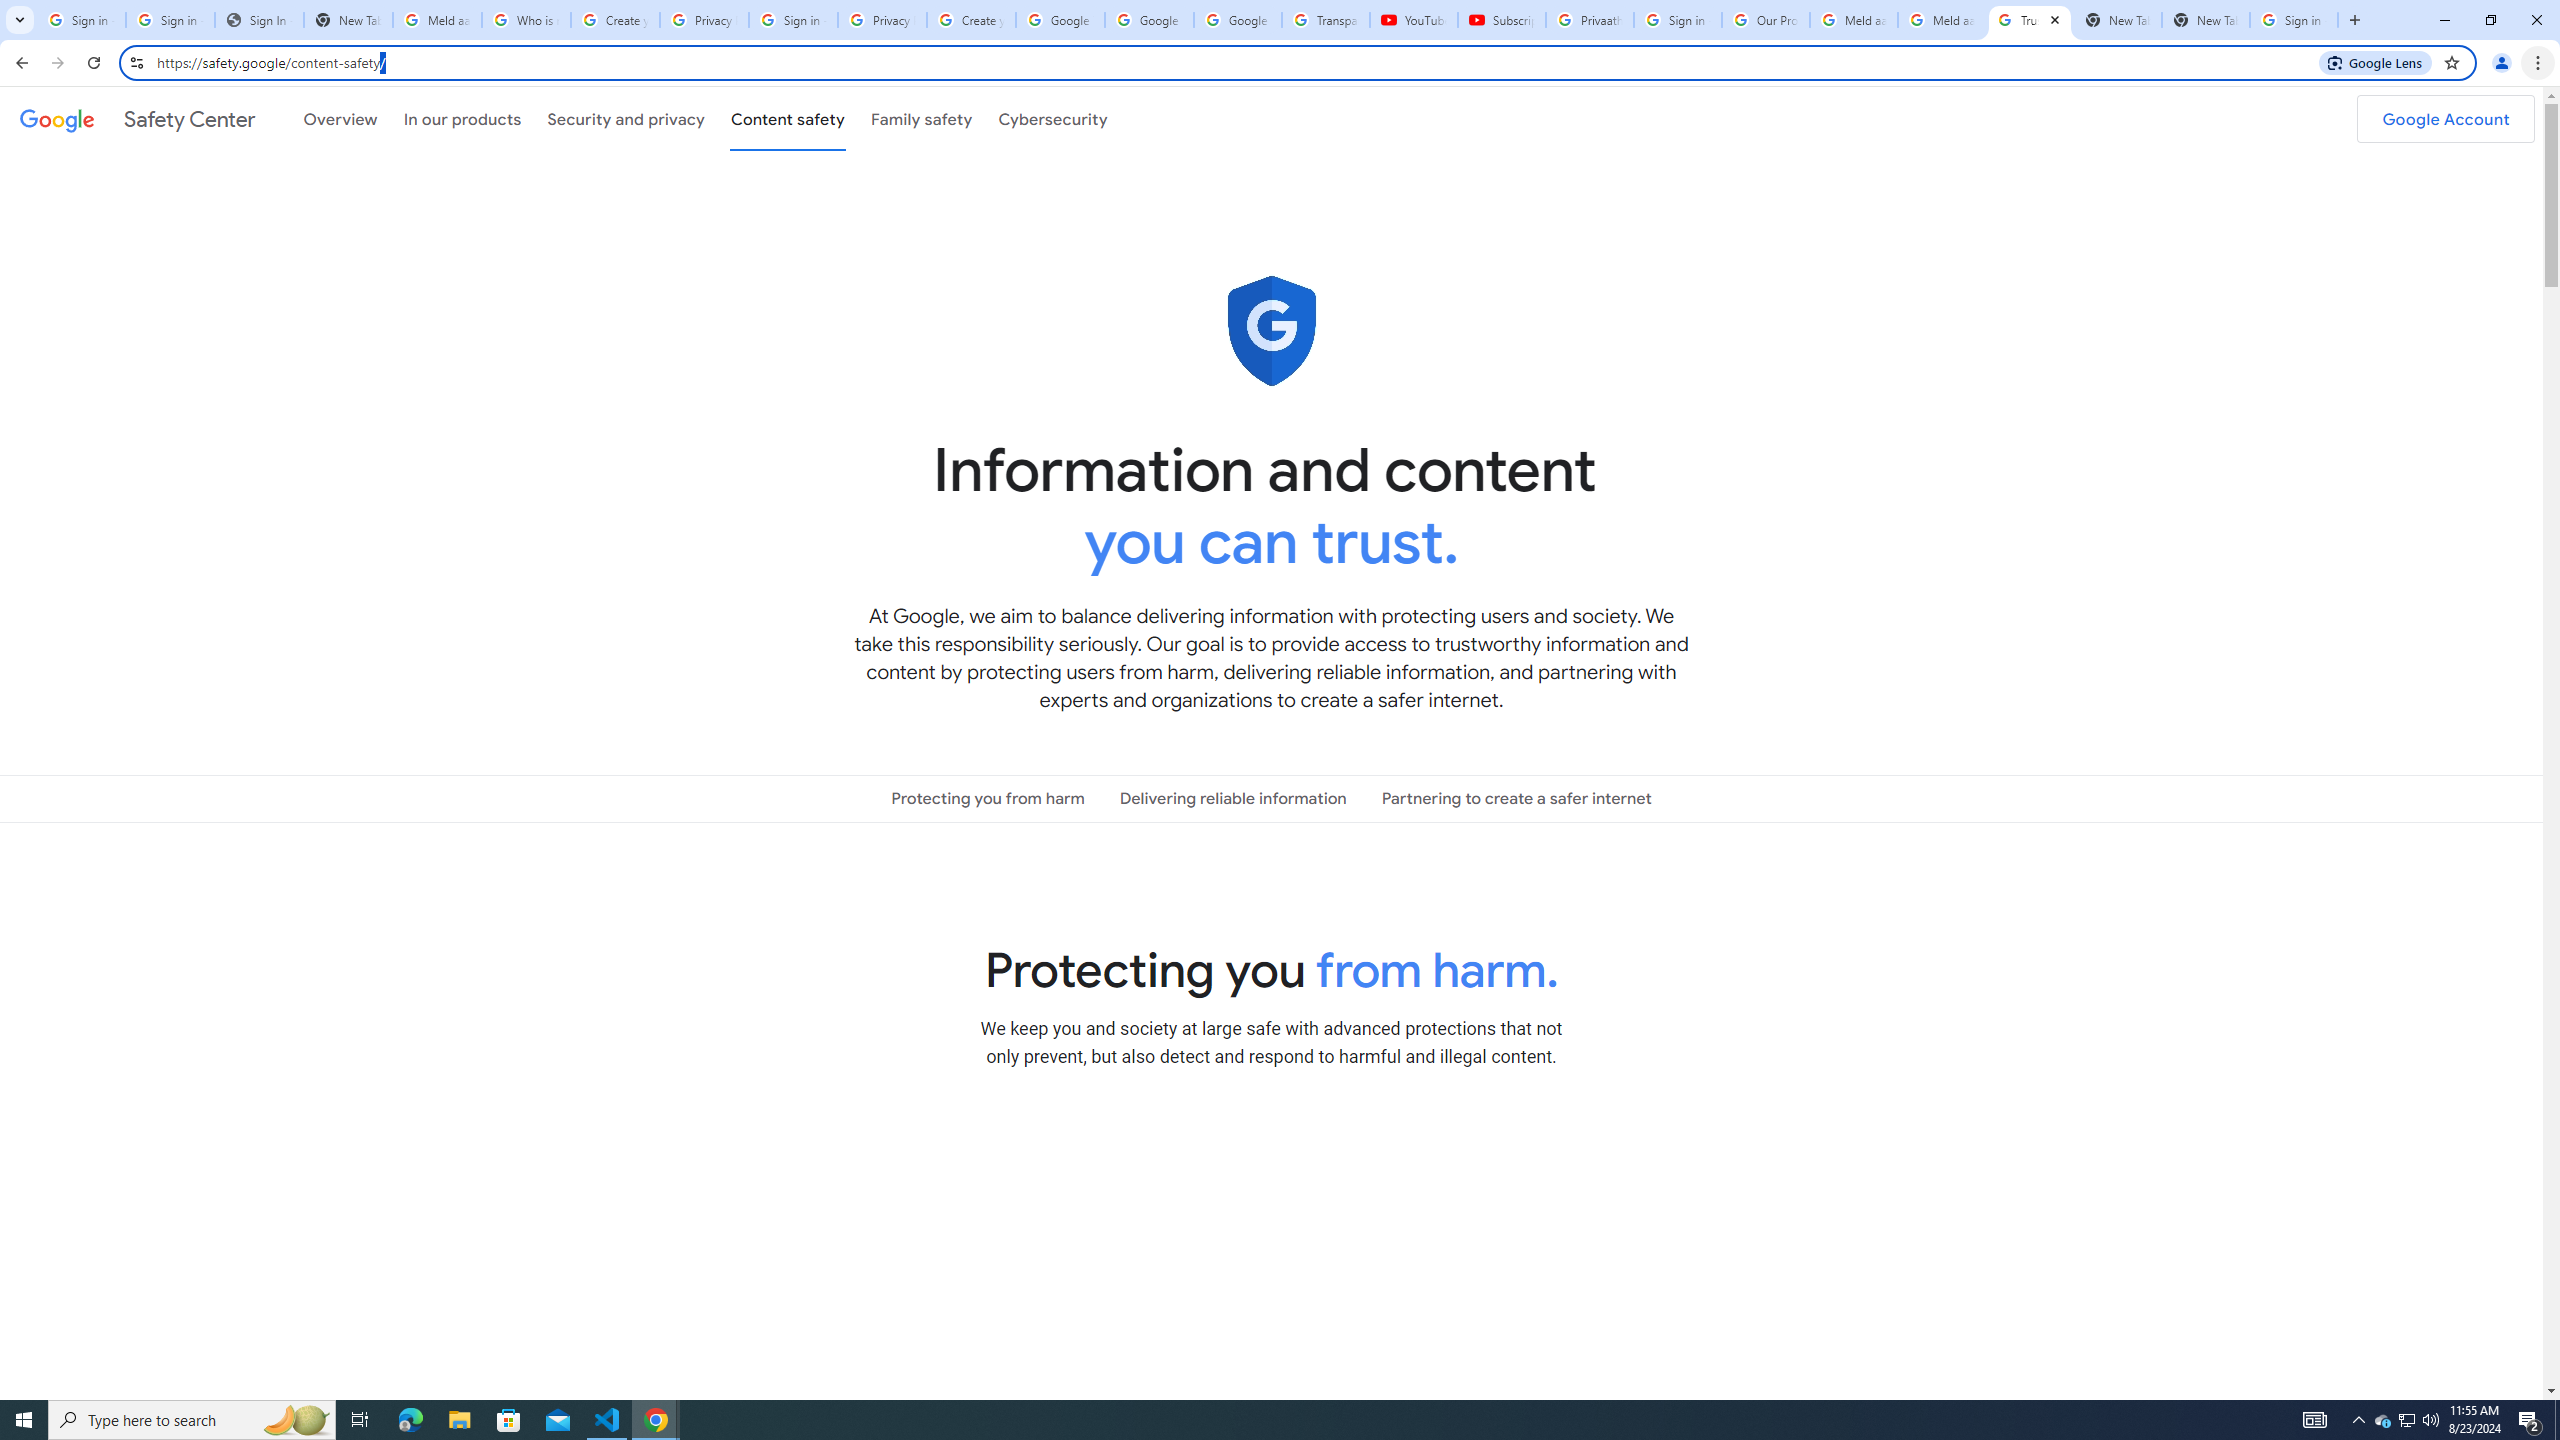 Image resolution: width=2560 pixels, height=1440 pixels. What do you see at coordinates (1516, 798) in the screenshot?
I see `'Partnering to create a safer internet'` at bounding box center [1516, 798].